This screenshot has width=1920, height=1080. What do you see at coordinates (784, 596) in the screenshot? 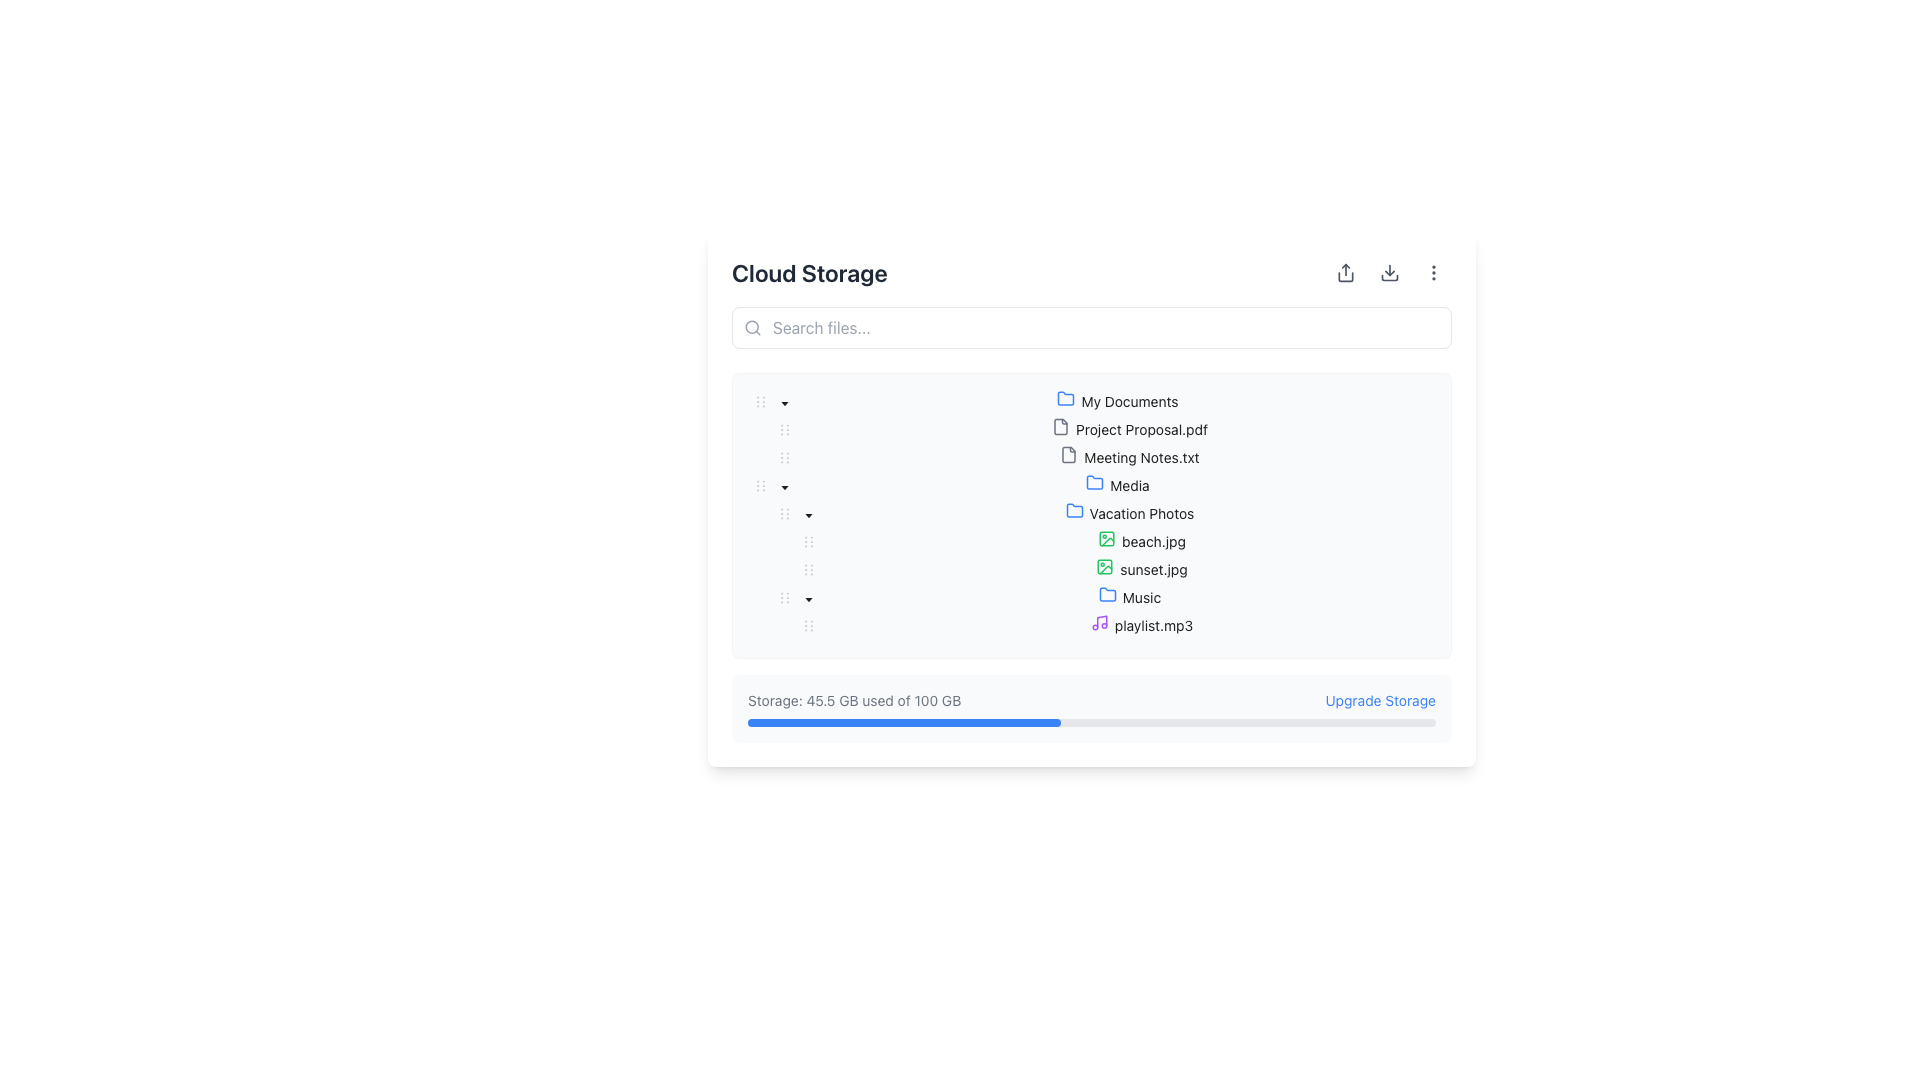
I see `the drag handle with vertical dots located near the left edge of the 'Music' row in the hierarchical tree structure` at bounding box center [784, 596].